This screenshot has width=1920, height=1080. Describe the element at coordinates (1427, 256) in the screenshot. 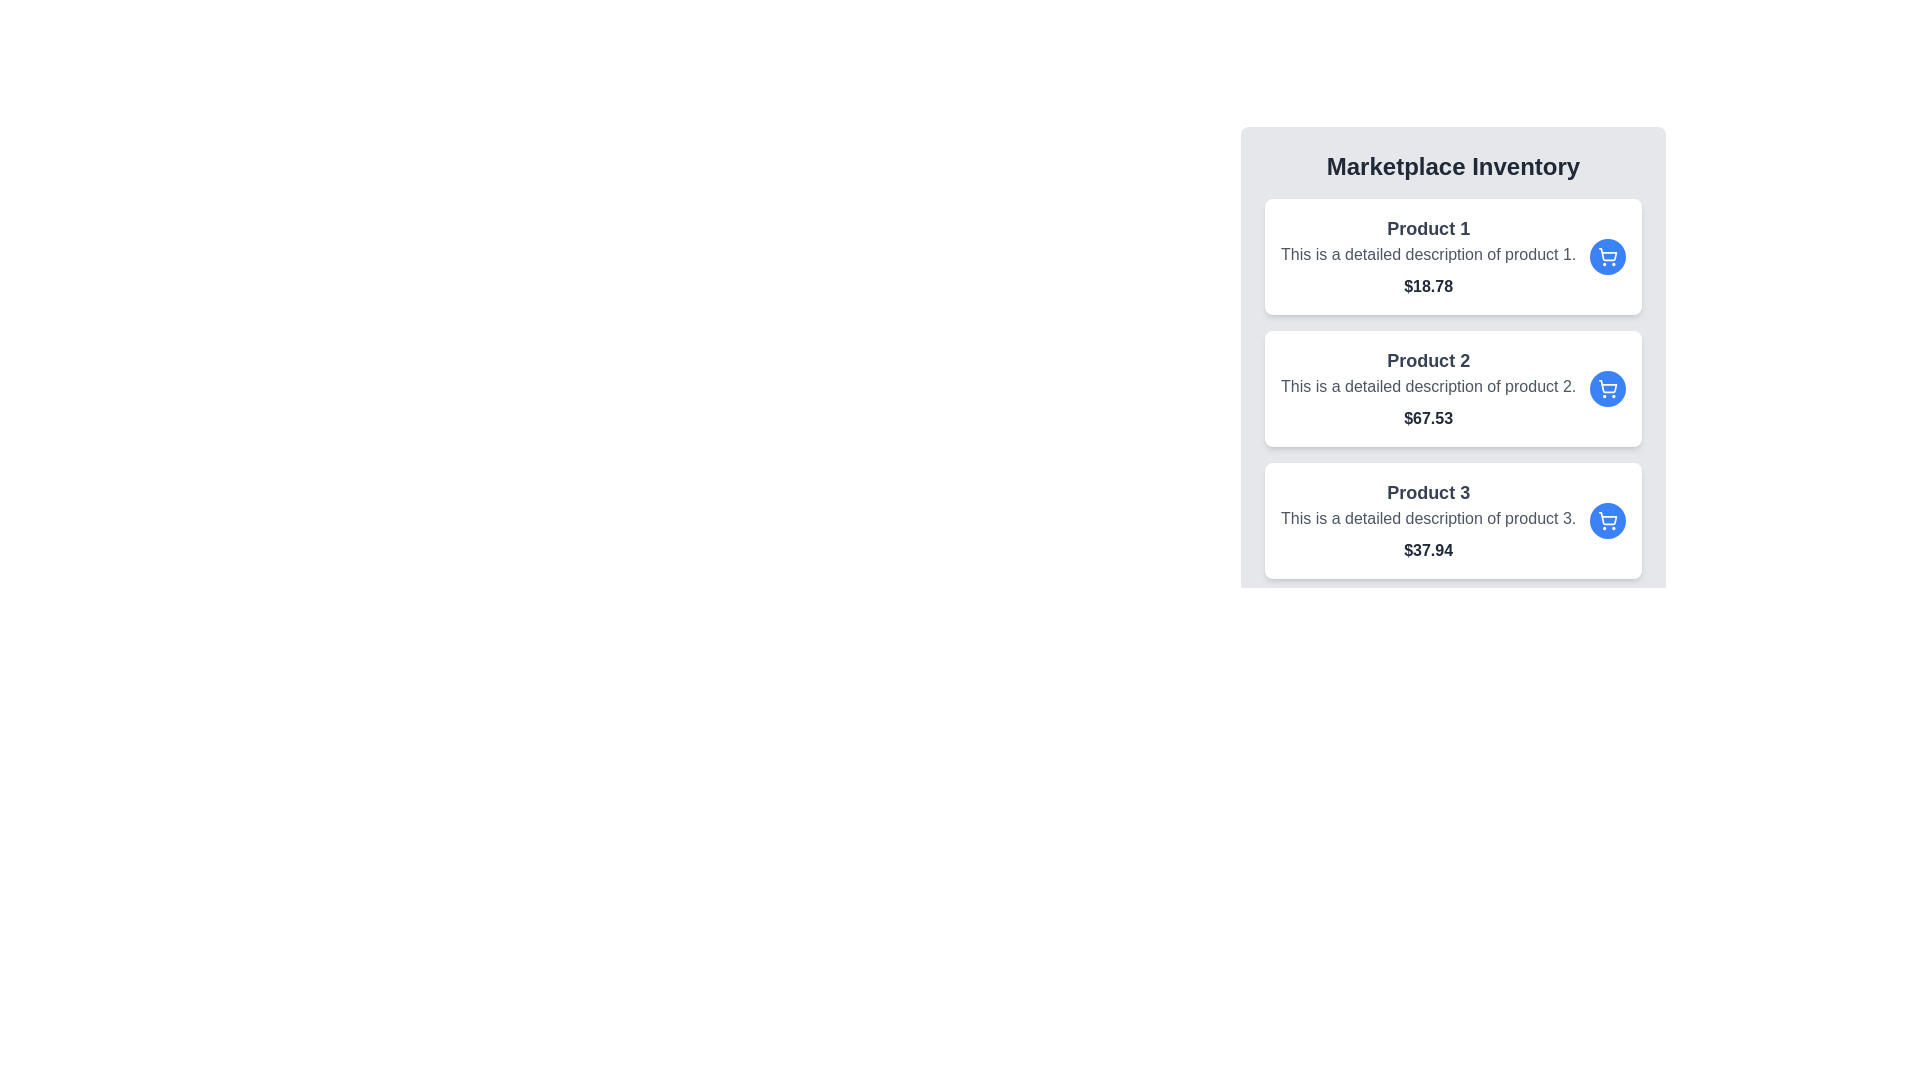

I see `the first product entry text label block which contains the title 'Product 1', a detailed description, and the price '$18.78'` at that location.